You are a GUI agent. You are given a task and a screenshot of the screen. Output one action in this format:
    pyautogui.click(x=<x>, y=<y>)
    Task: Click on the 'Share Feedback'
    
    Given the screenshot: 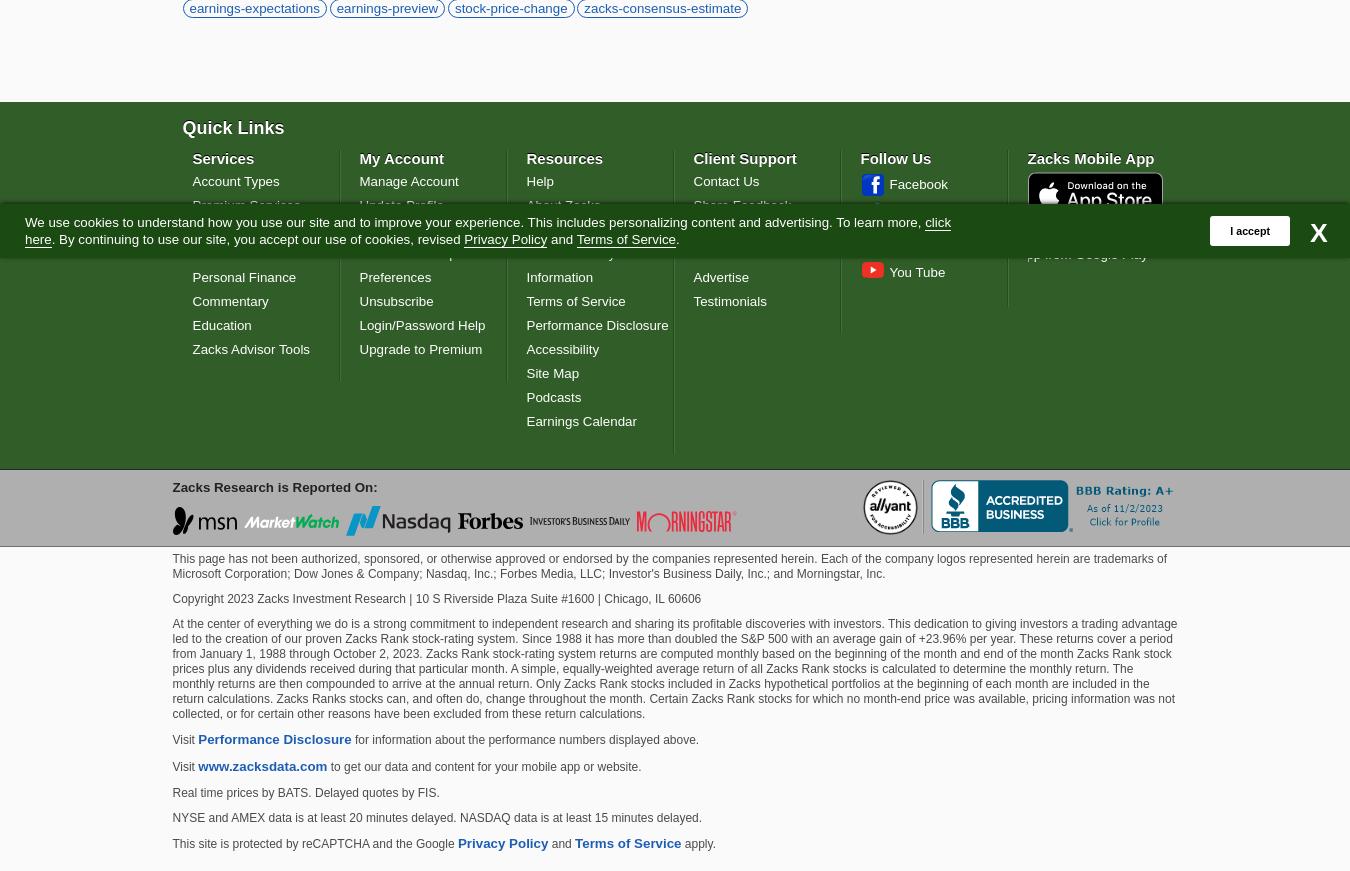 What is the action you would take?
    pyautogui.click(x=740, y=204)
    